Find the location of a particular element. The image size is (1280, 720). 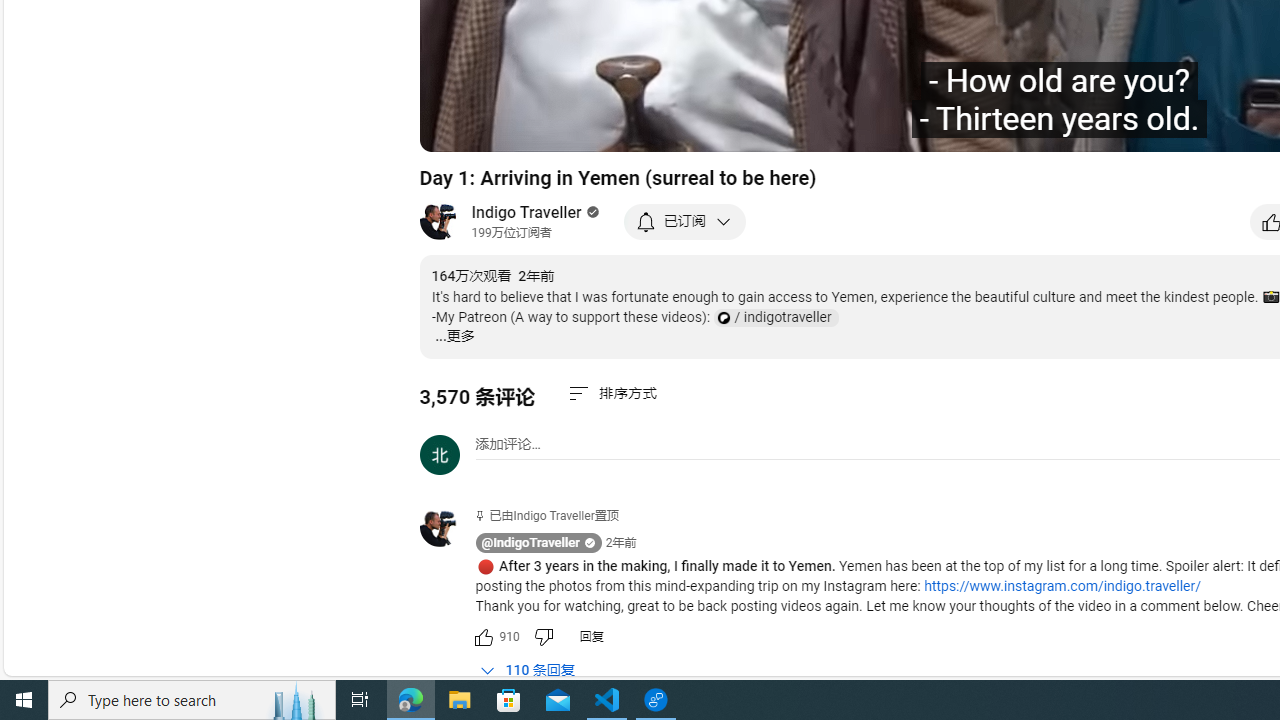

'@IndigoTraveller' is located at coordinates (530, 543).